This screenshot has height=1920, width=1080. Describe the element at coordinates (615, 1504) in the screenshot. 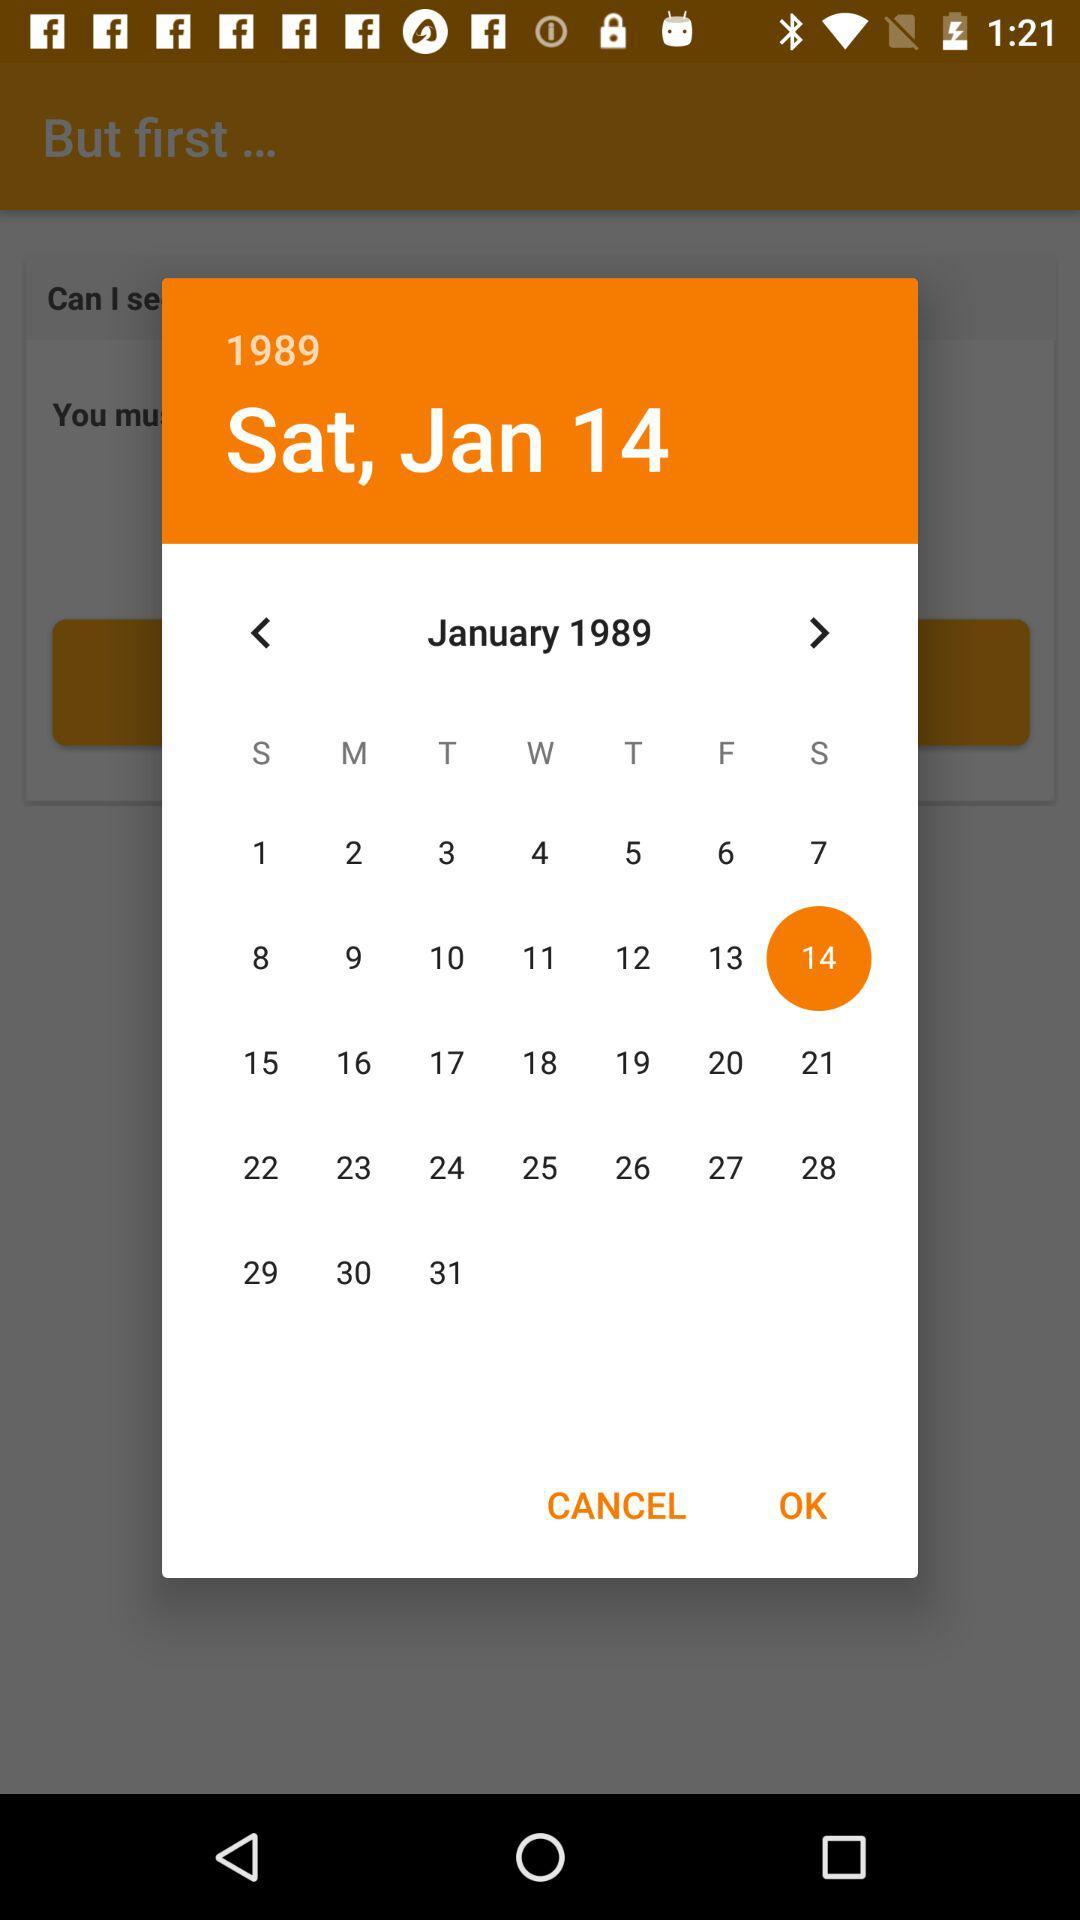

I see `the cancel` at that location.